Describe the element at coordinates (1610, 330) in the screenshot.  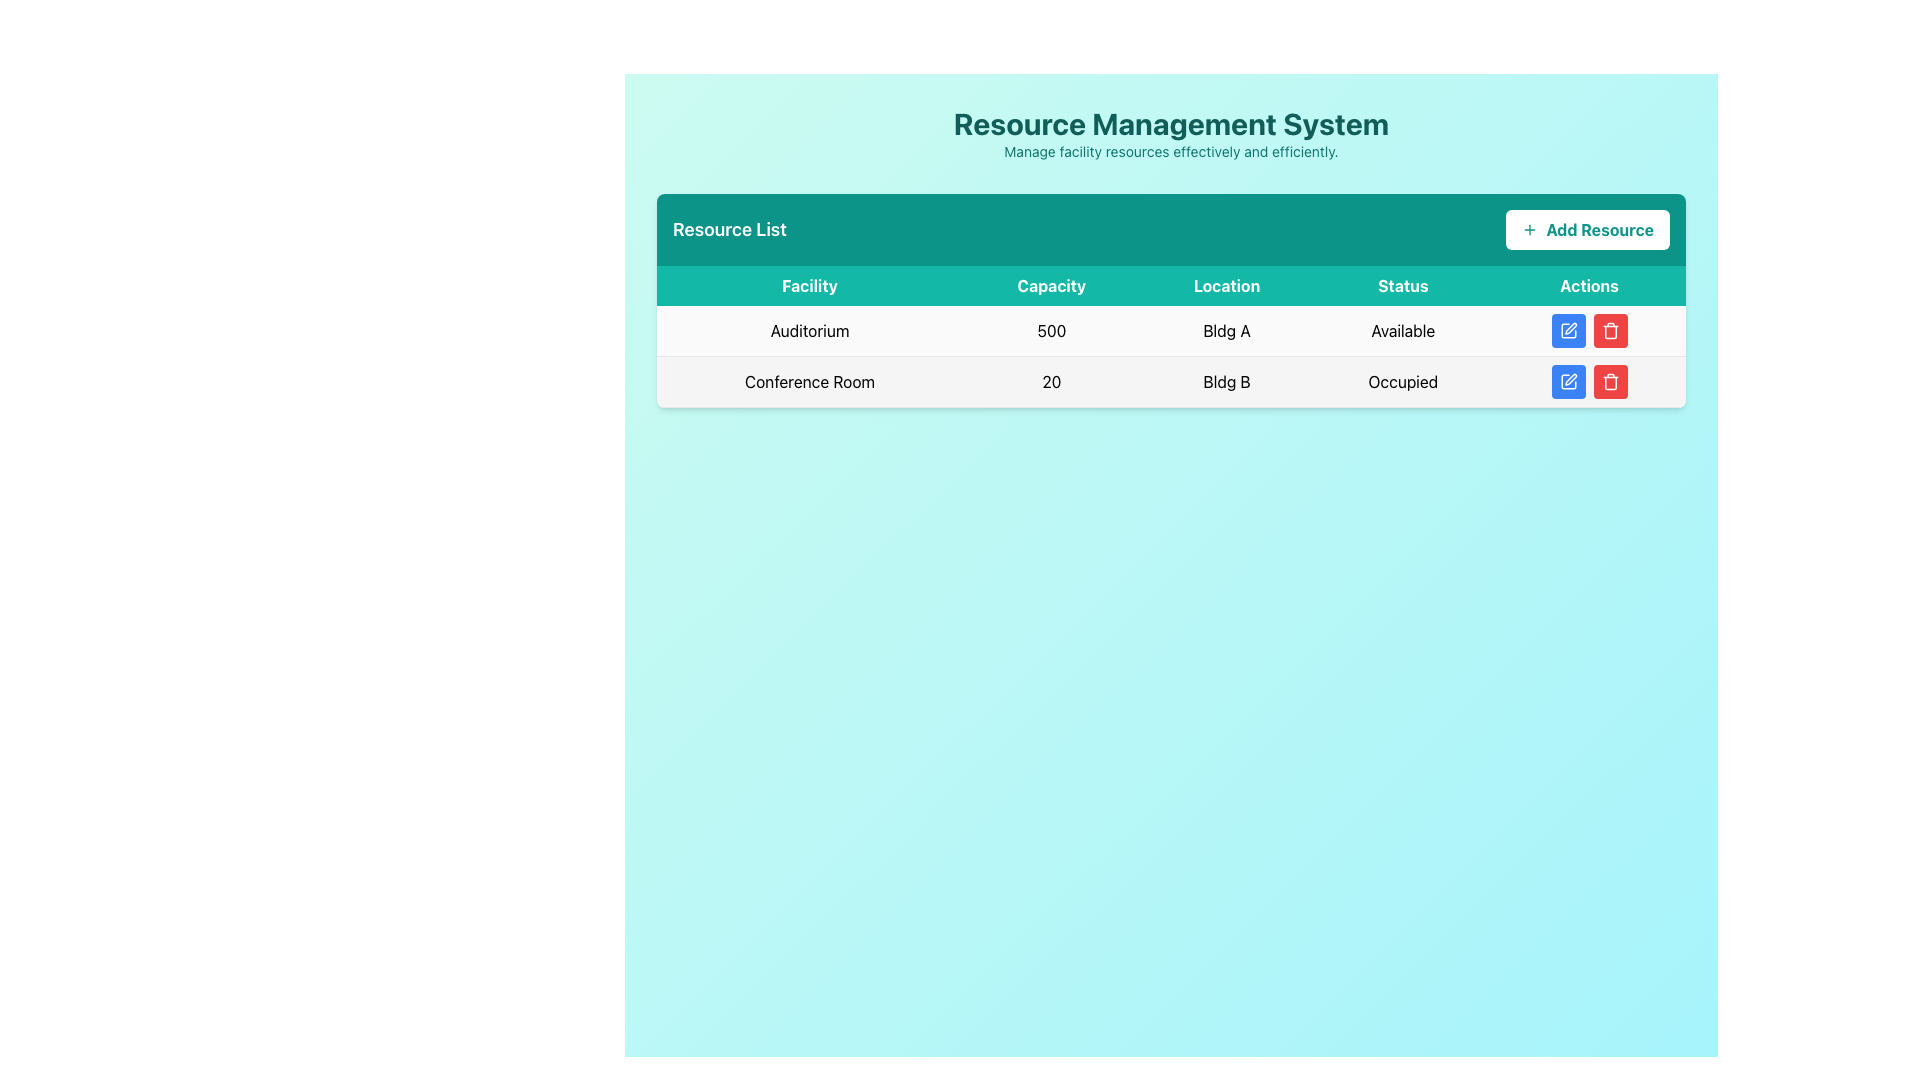
I see `the delete button for the 'Conference Room' entry located in the rightmost column of the resource table` at that location.